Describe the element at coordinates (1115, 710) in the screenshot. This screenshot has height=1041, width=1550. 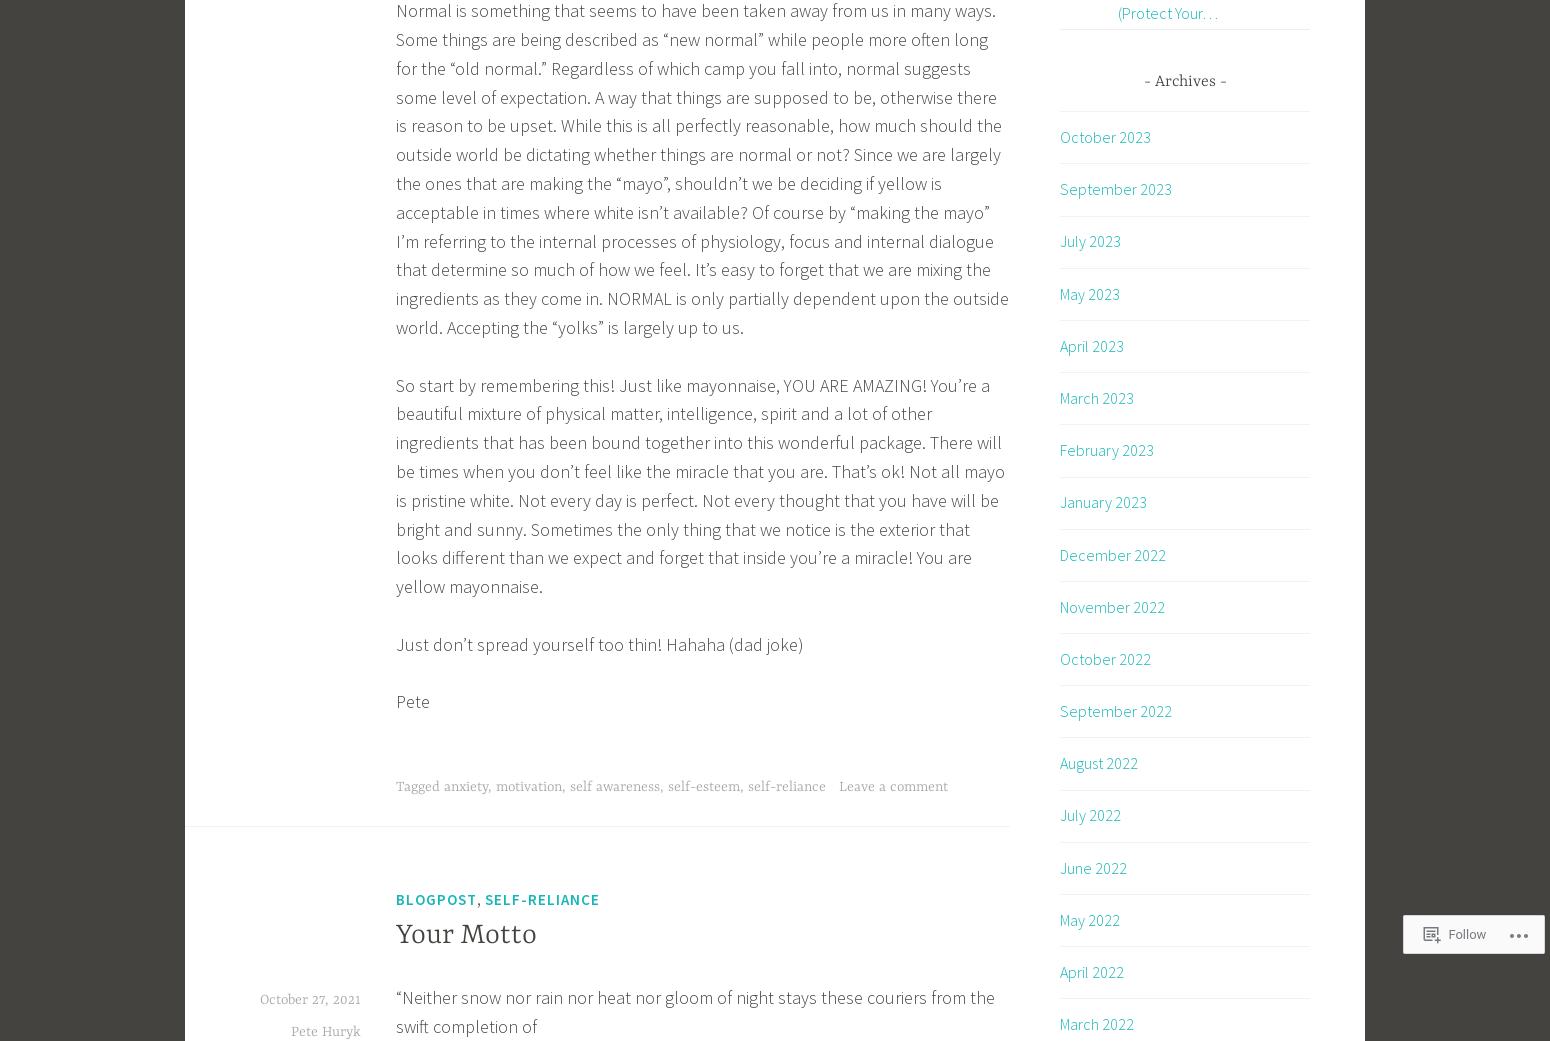
I see `'September 2022'` at that location.